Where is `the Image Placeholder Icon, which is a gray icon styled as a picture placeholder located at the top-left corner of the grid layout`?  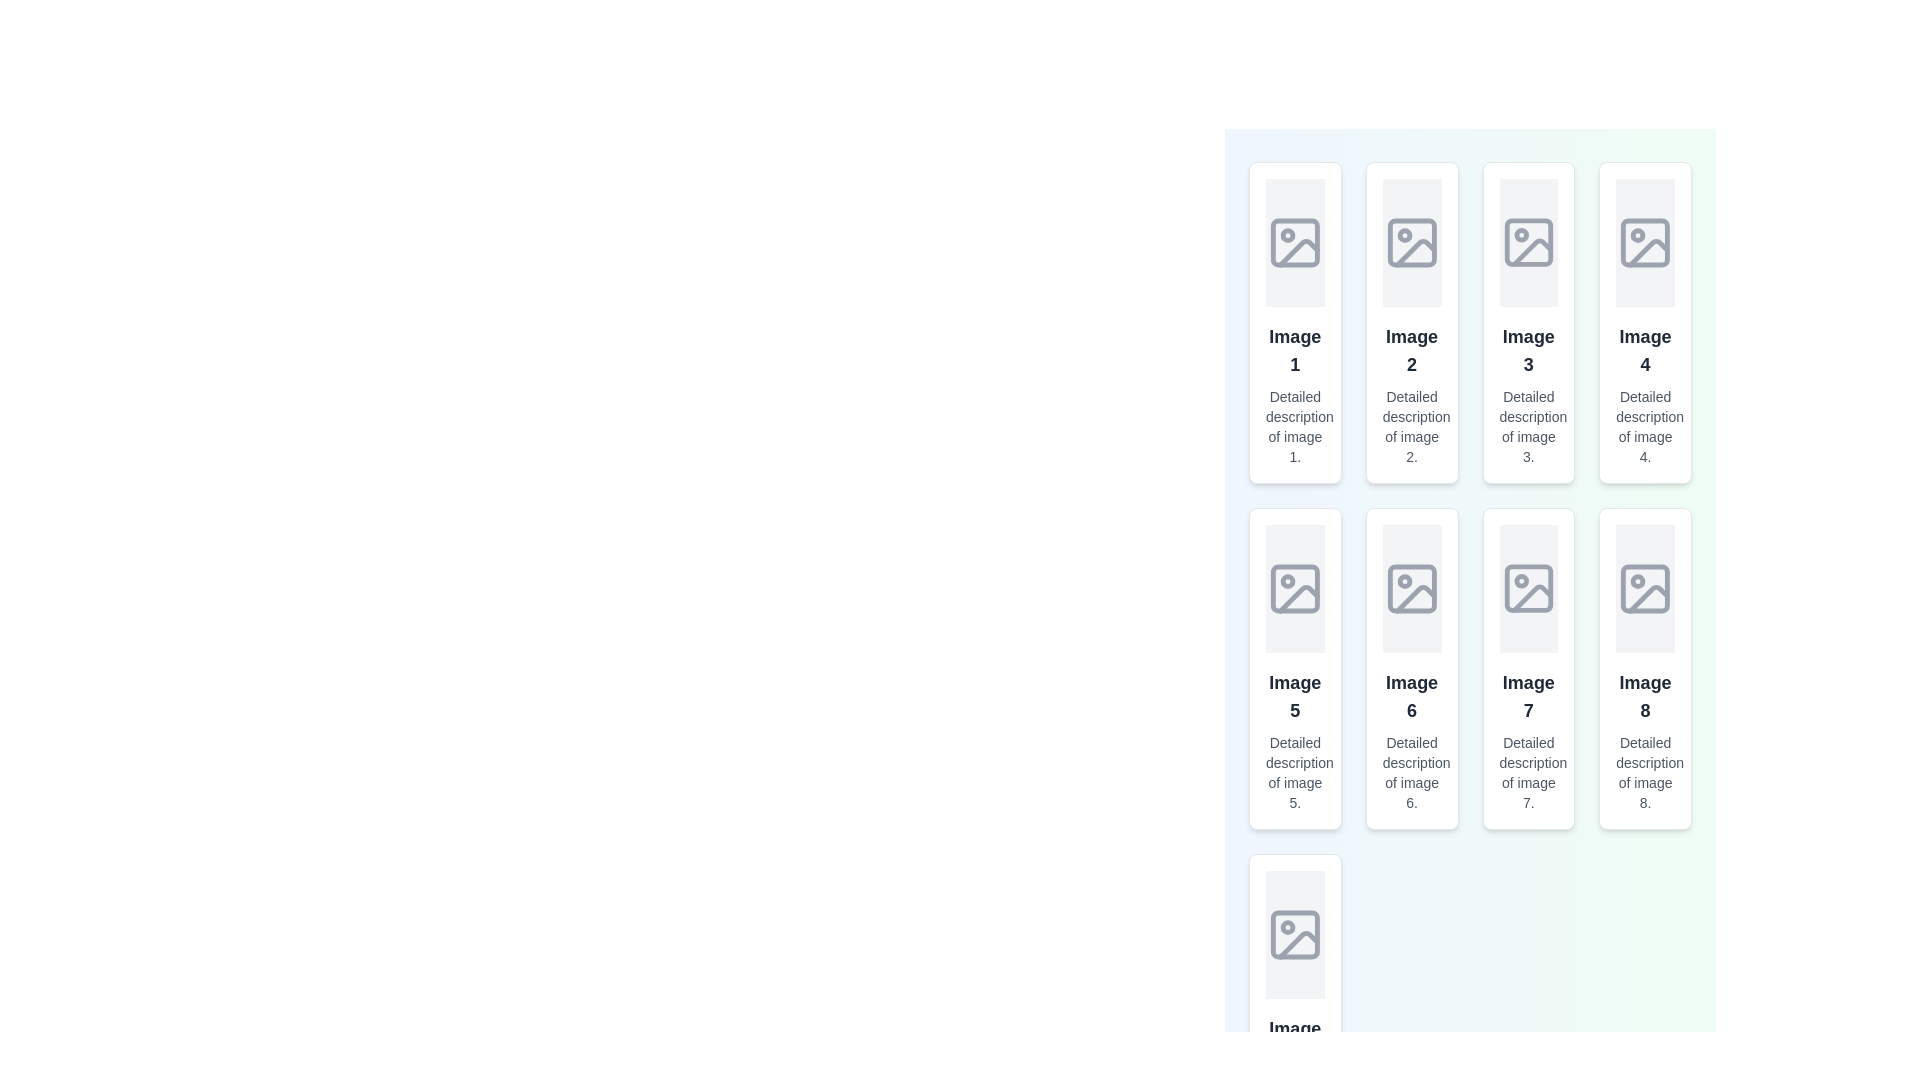 the Image Placeholder Icon, which is a gray icon styled as a picture placeholder located at the top-left corner of the grid layout is located at coordinates (1295, 242).